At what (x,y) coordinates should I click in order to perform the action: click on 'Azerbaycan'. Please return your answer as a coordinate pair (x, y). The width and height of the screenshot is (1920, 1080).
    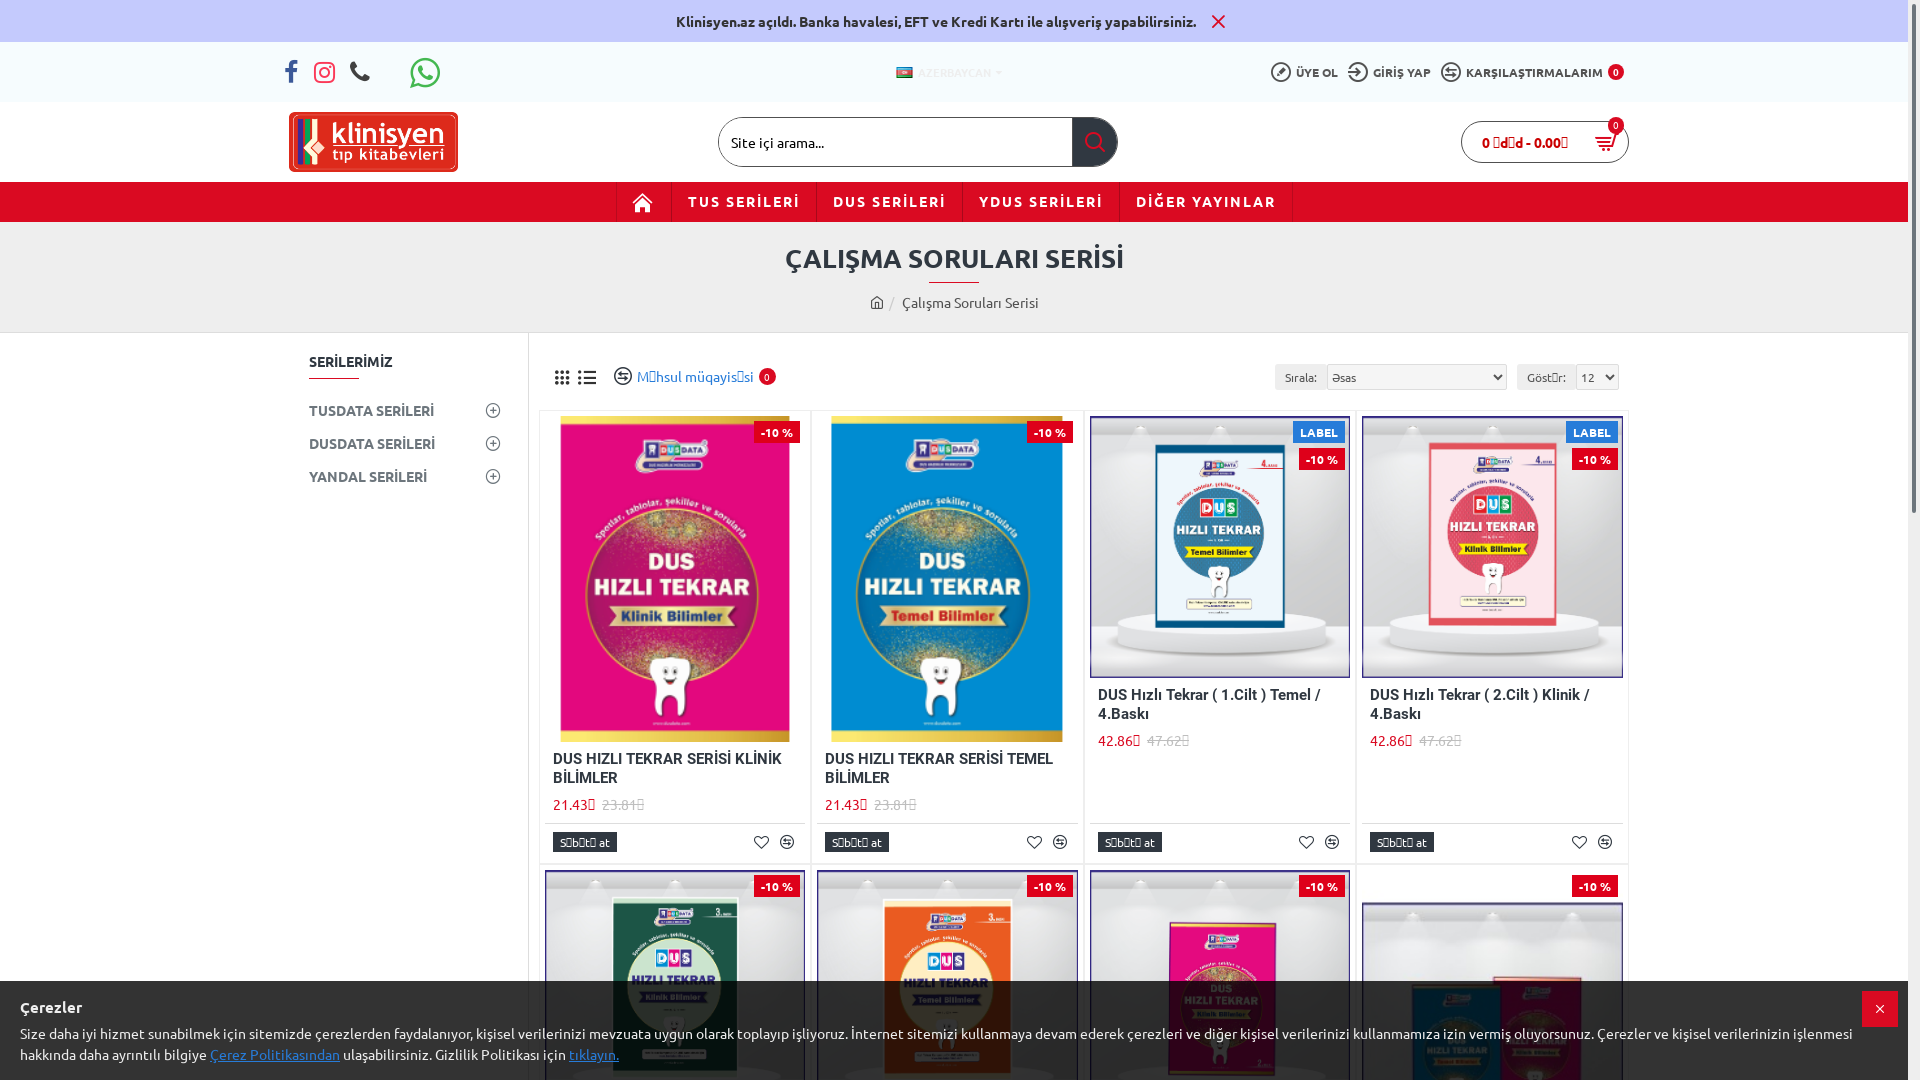
    Looking at the image, I should click on (902, 70).